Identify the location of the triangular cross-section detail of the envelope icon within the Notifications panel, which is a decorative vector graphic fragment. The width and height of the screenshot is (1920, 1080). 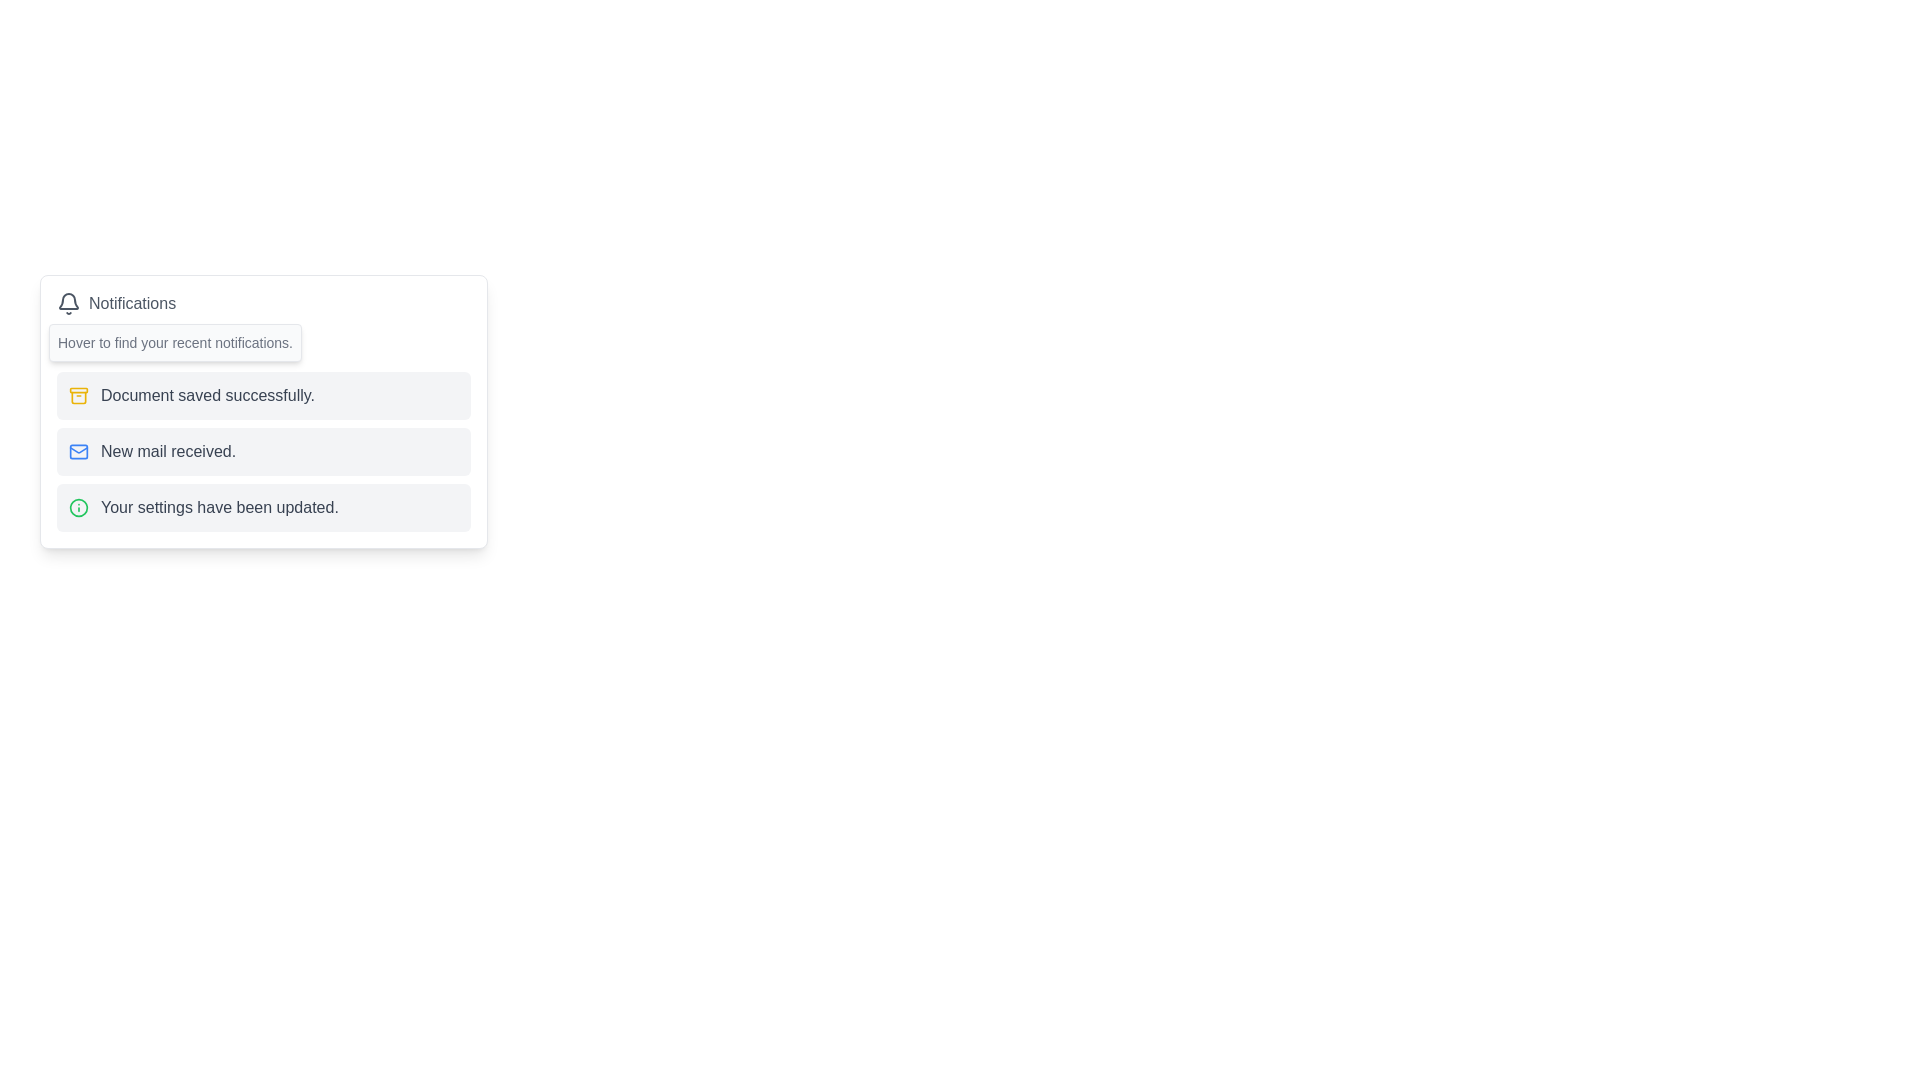
(78, 450).